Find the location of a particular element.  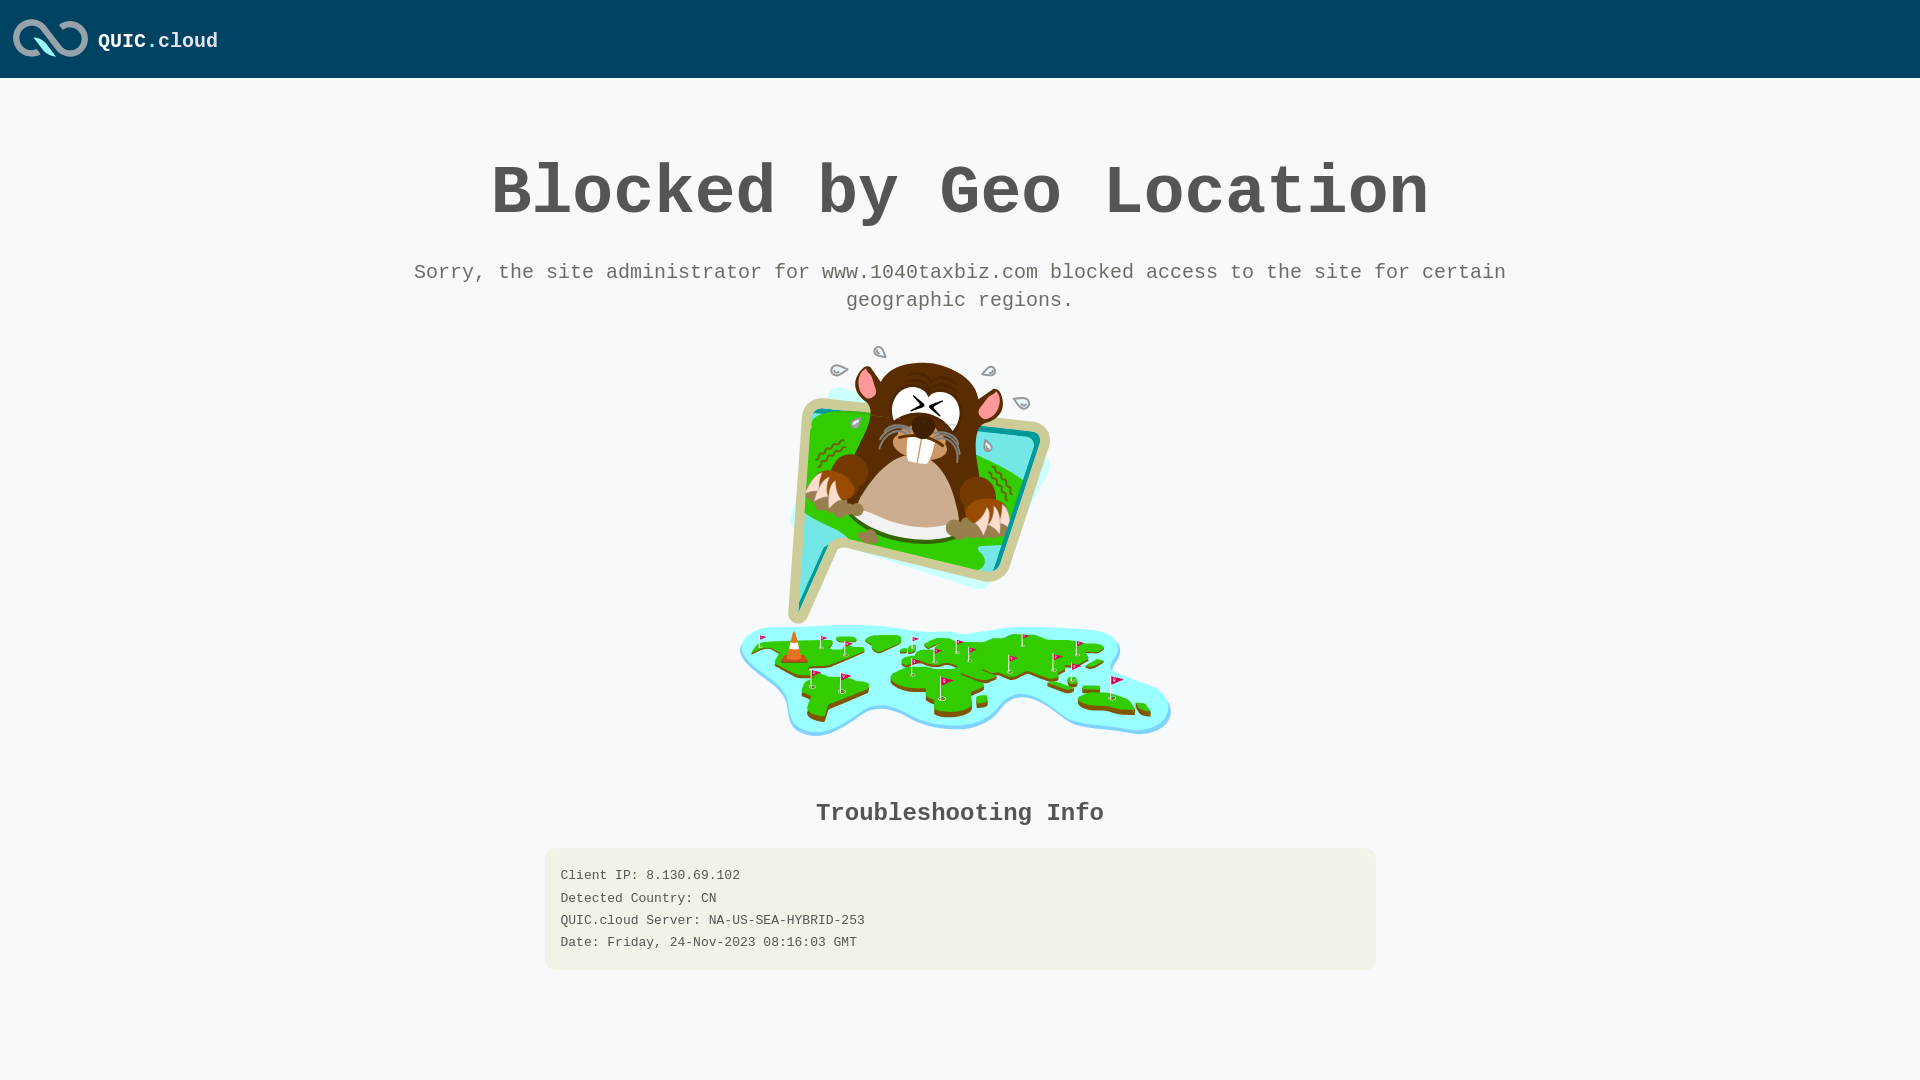

'QUIC.cloud' is located at coordinates (157, 41).